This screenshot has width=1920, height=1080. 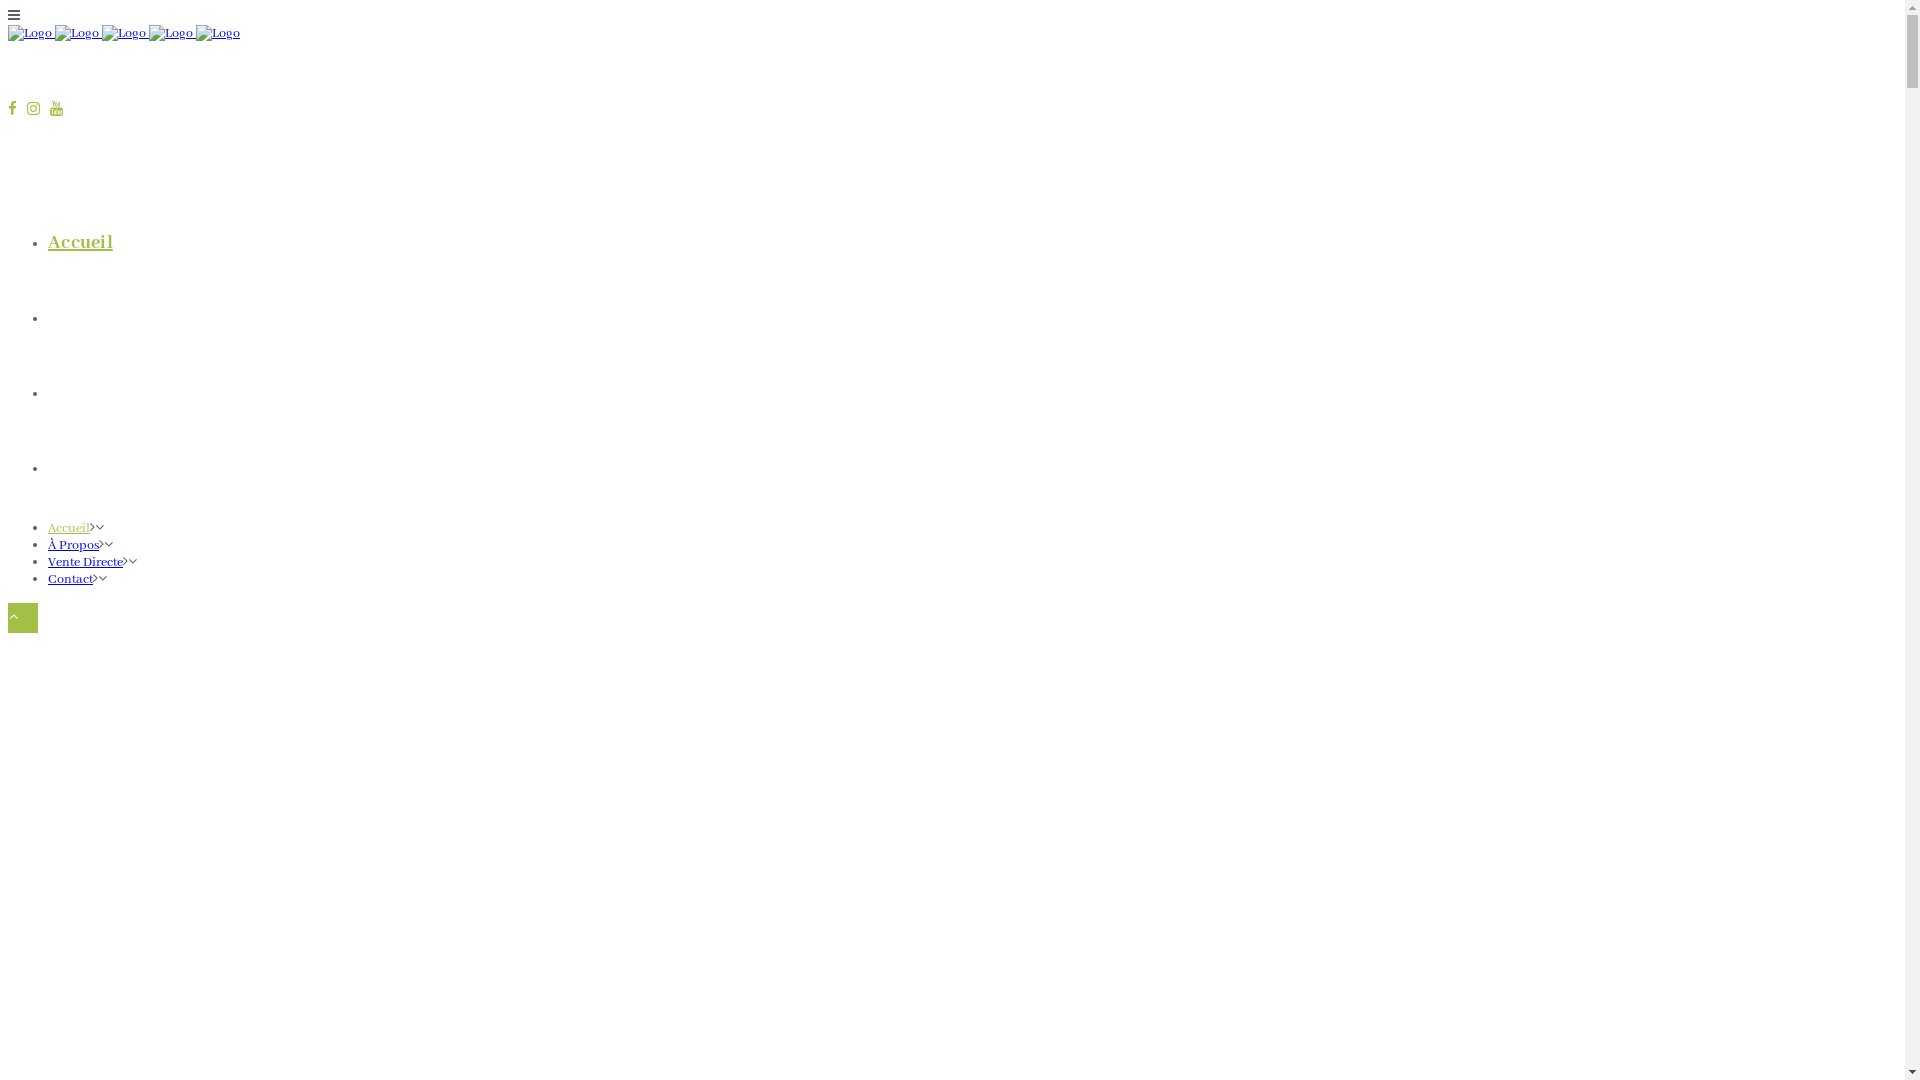 What do you see at coordinates (80, 467) in the screenshot?
I see `'Contact'` at bounding box center [80, 467].